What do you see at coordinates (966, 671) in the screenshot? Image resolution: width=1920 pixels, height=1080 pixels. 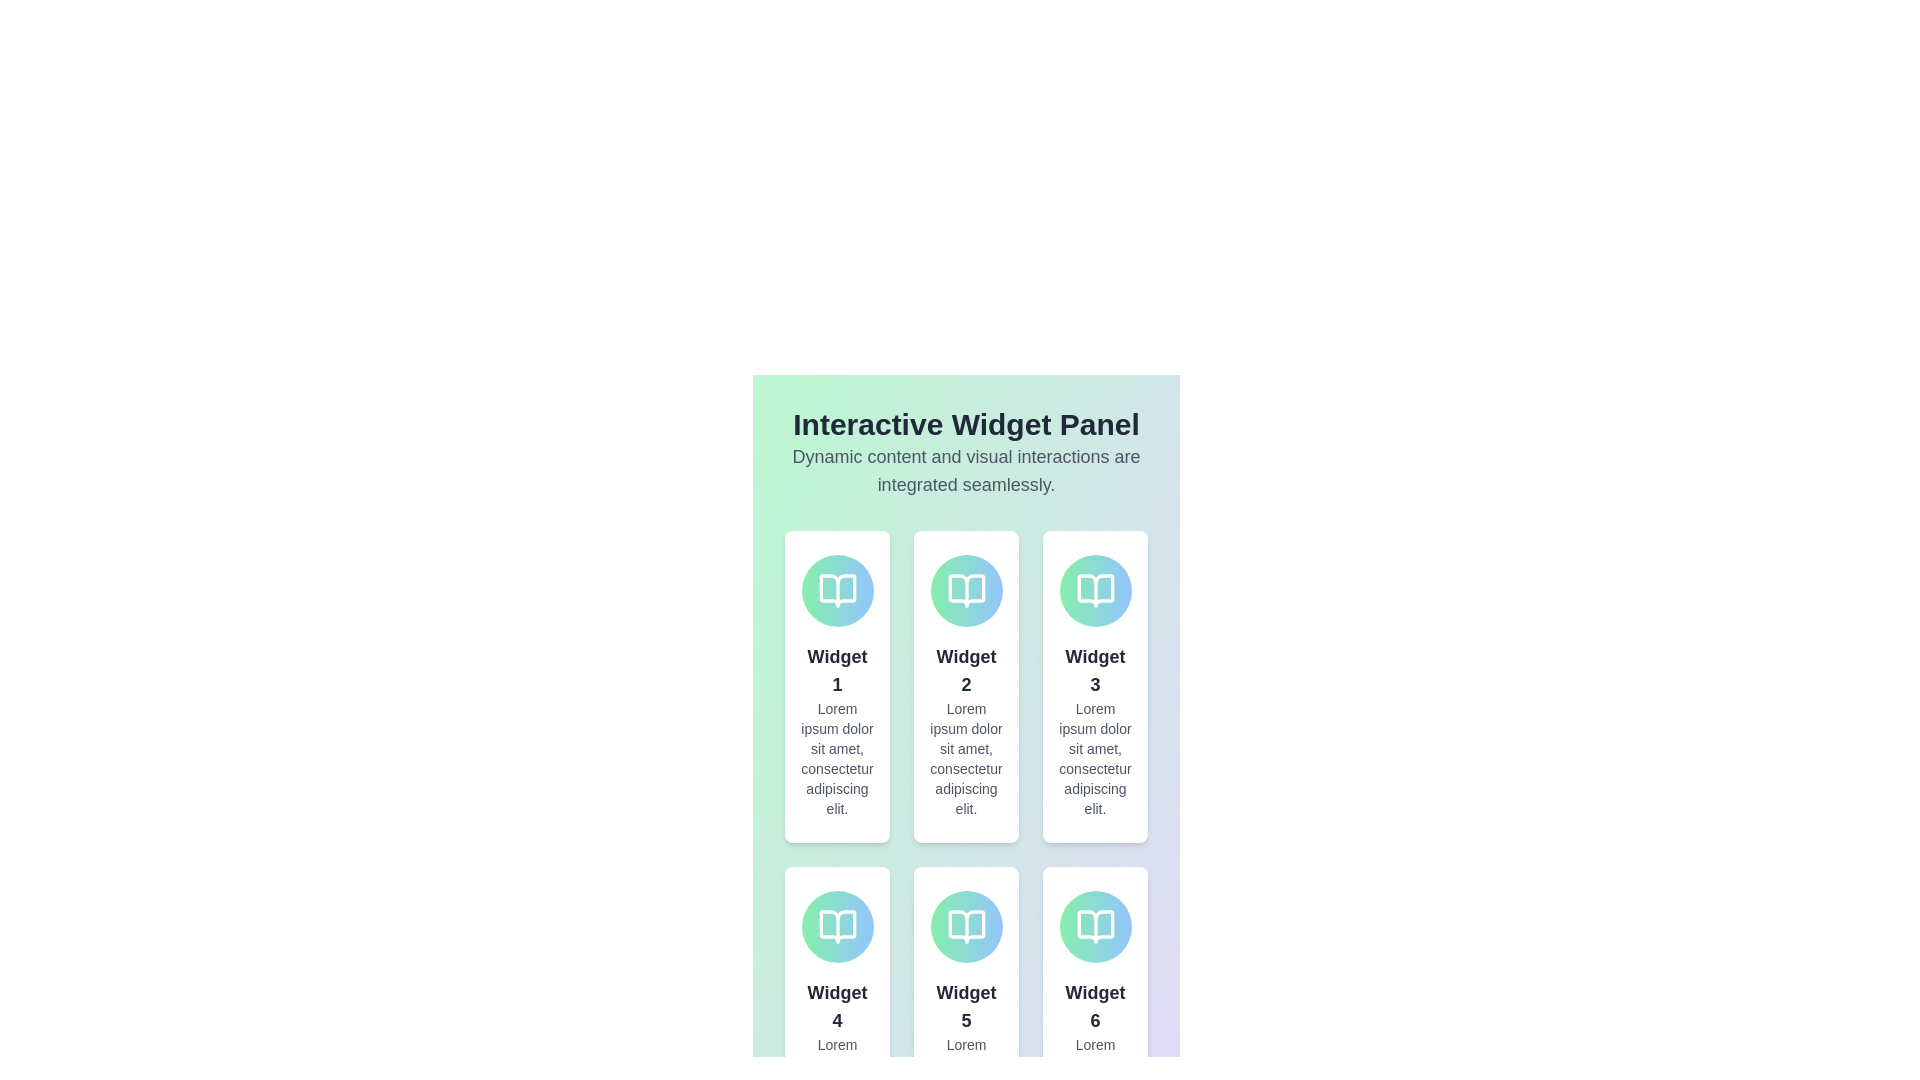 I see `text 'Widget 2' from the second text element inside the card layout in the first row, which is styled in a large and bold font with a gray color` at bounding box center [966, 671].